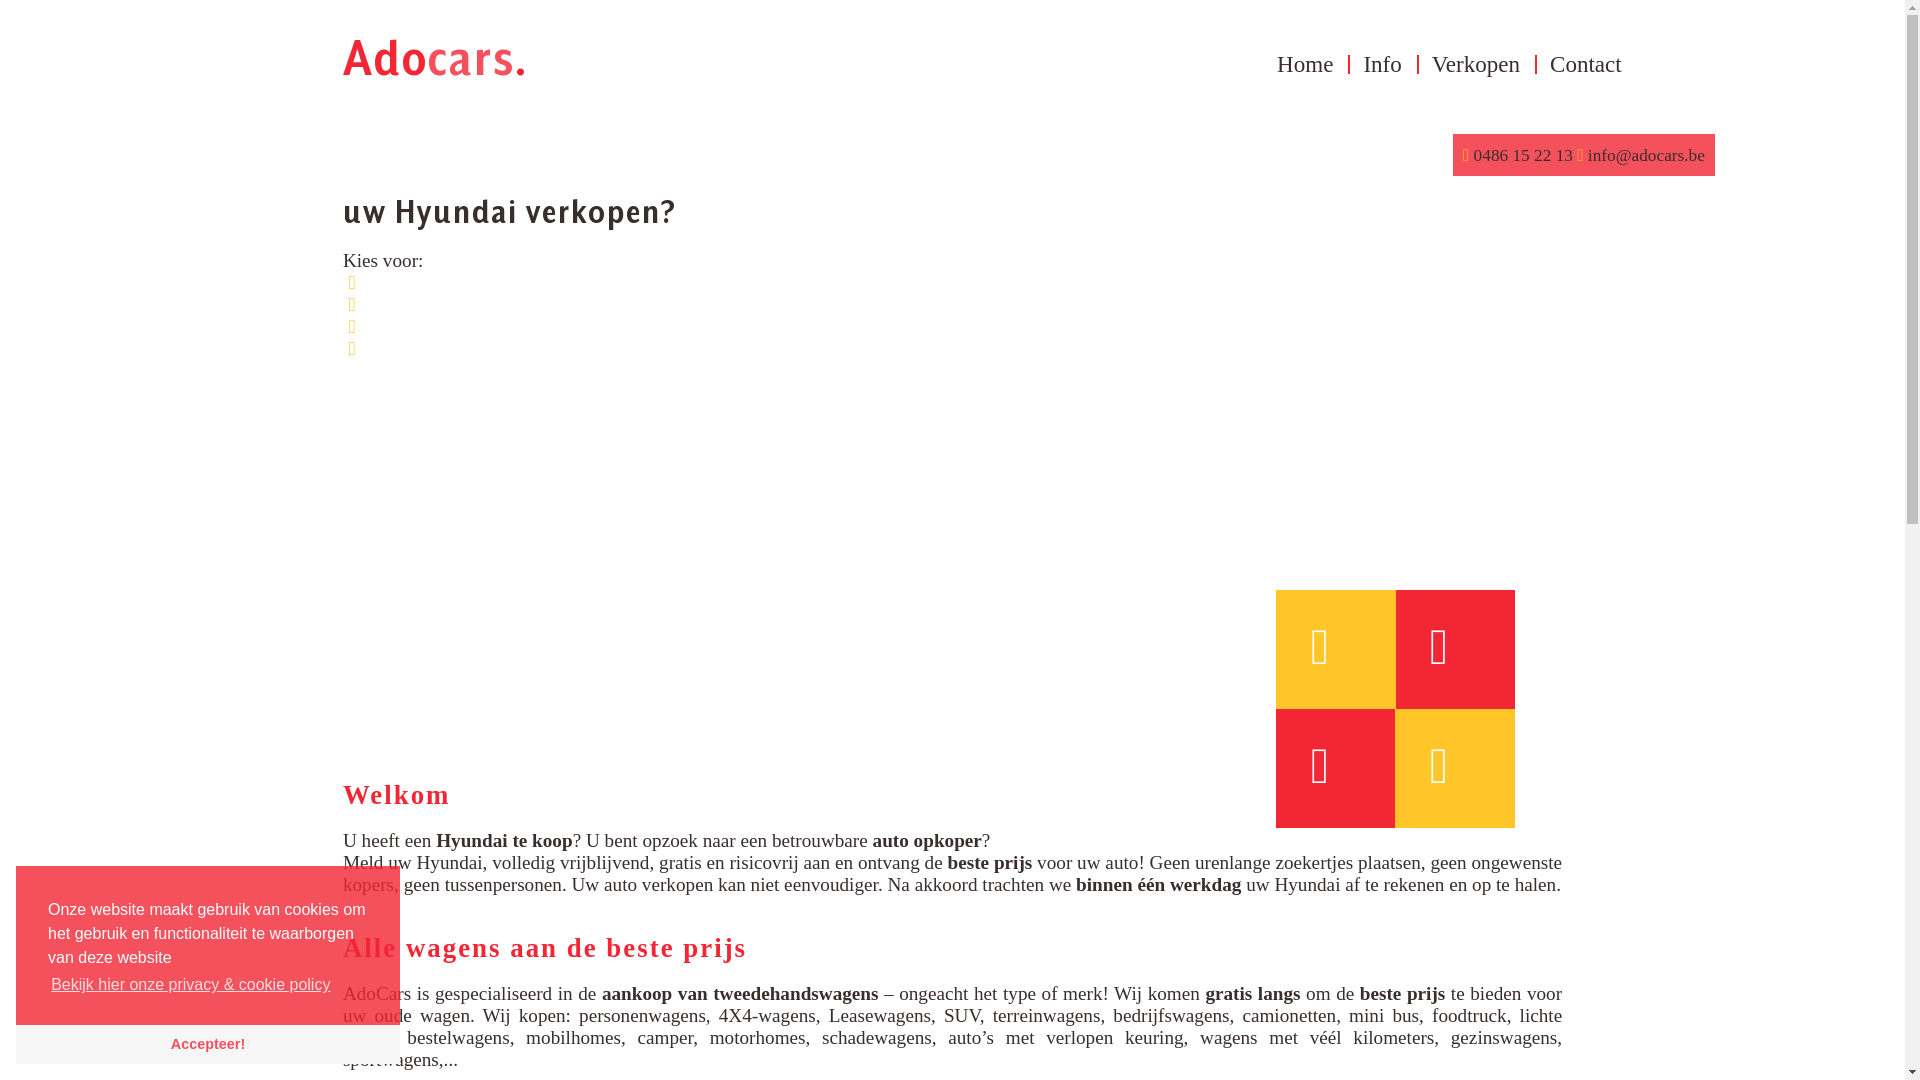 The width and height of the screenshot is (1920, 1080). Describe the element at coordinates (951, 1026) in the screenshot. I see `'lichte vracht'` at that location.